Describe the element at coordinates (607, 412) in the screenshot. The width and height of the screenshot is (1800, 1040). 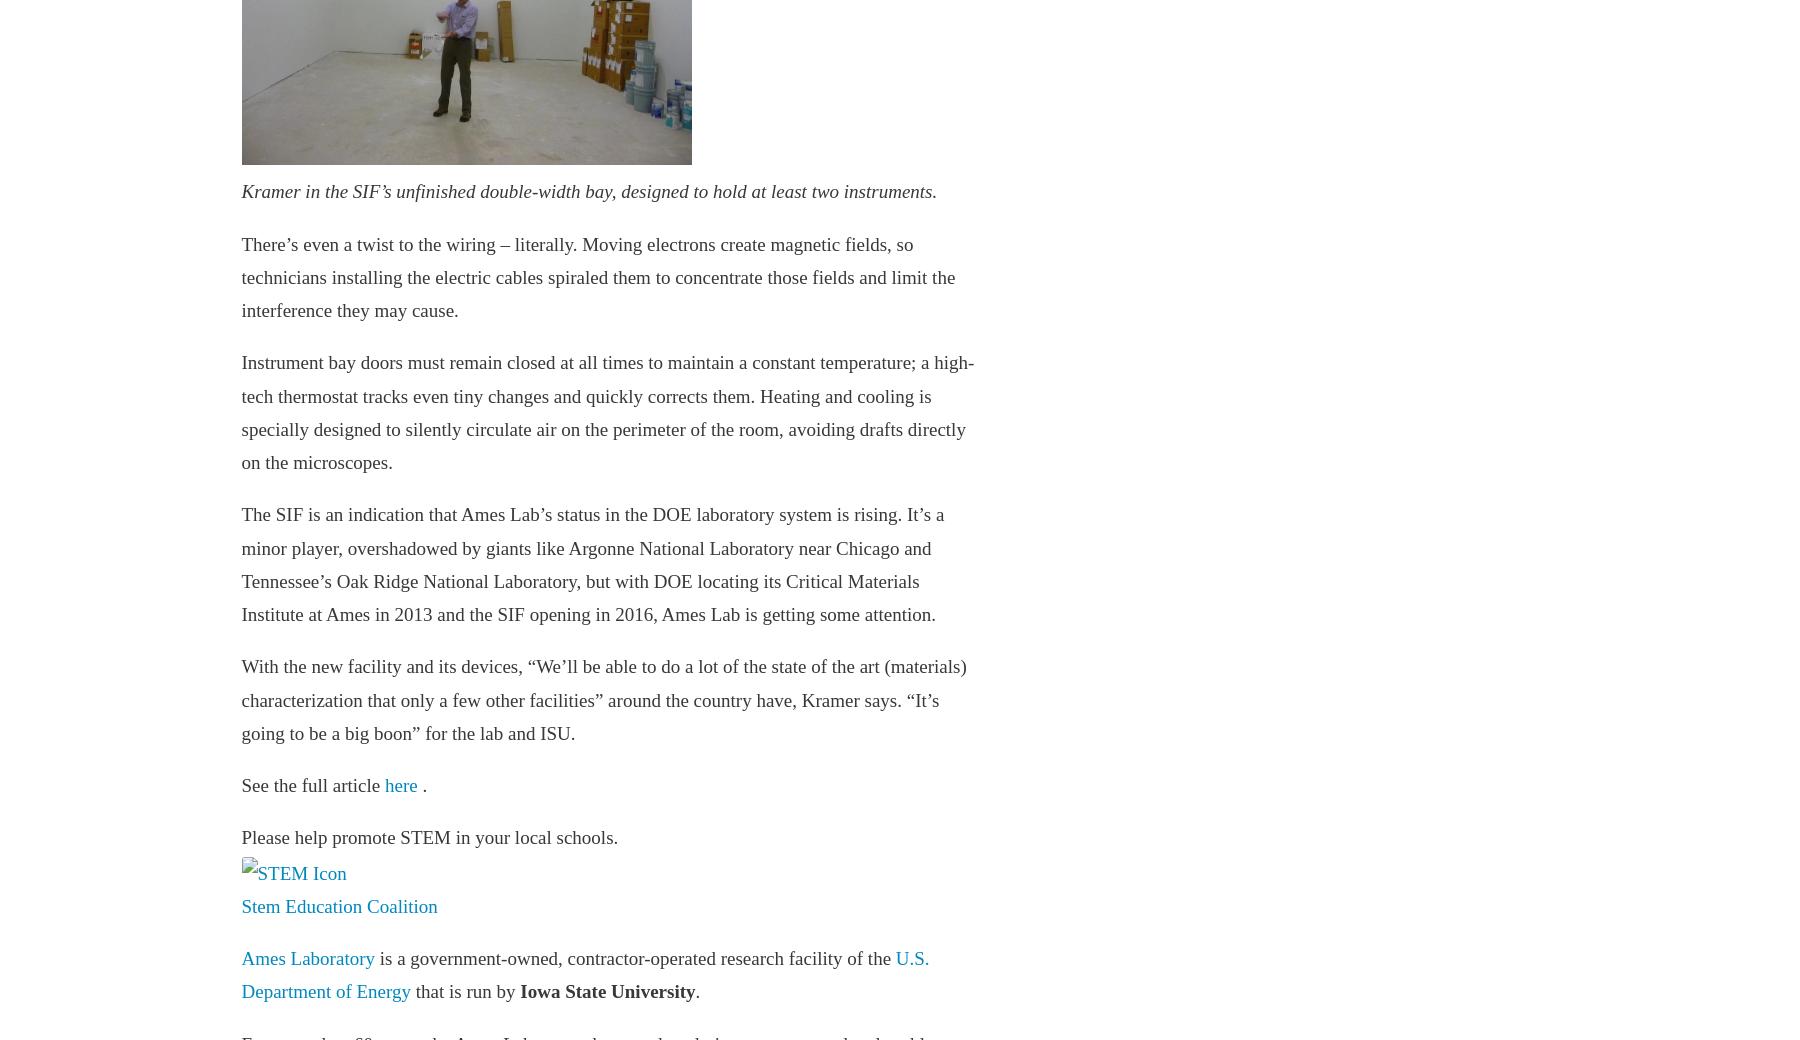
I see `'Instrument bay doors must remain closed at all times to maintain a constant temperature; a high-tech thermostat tracks even tiny changes and quickly corrects them. Heating and cooling is specially designed to silently circulate air on the perimeter of the room, avoiding drafts directly on the microscopes.'` at that location.